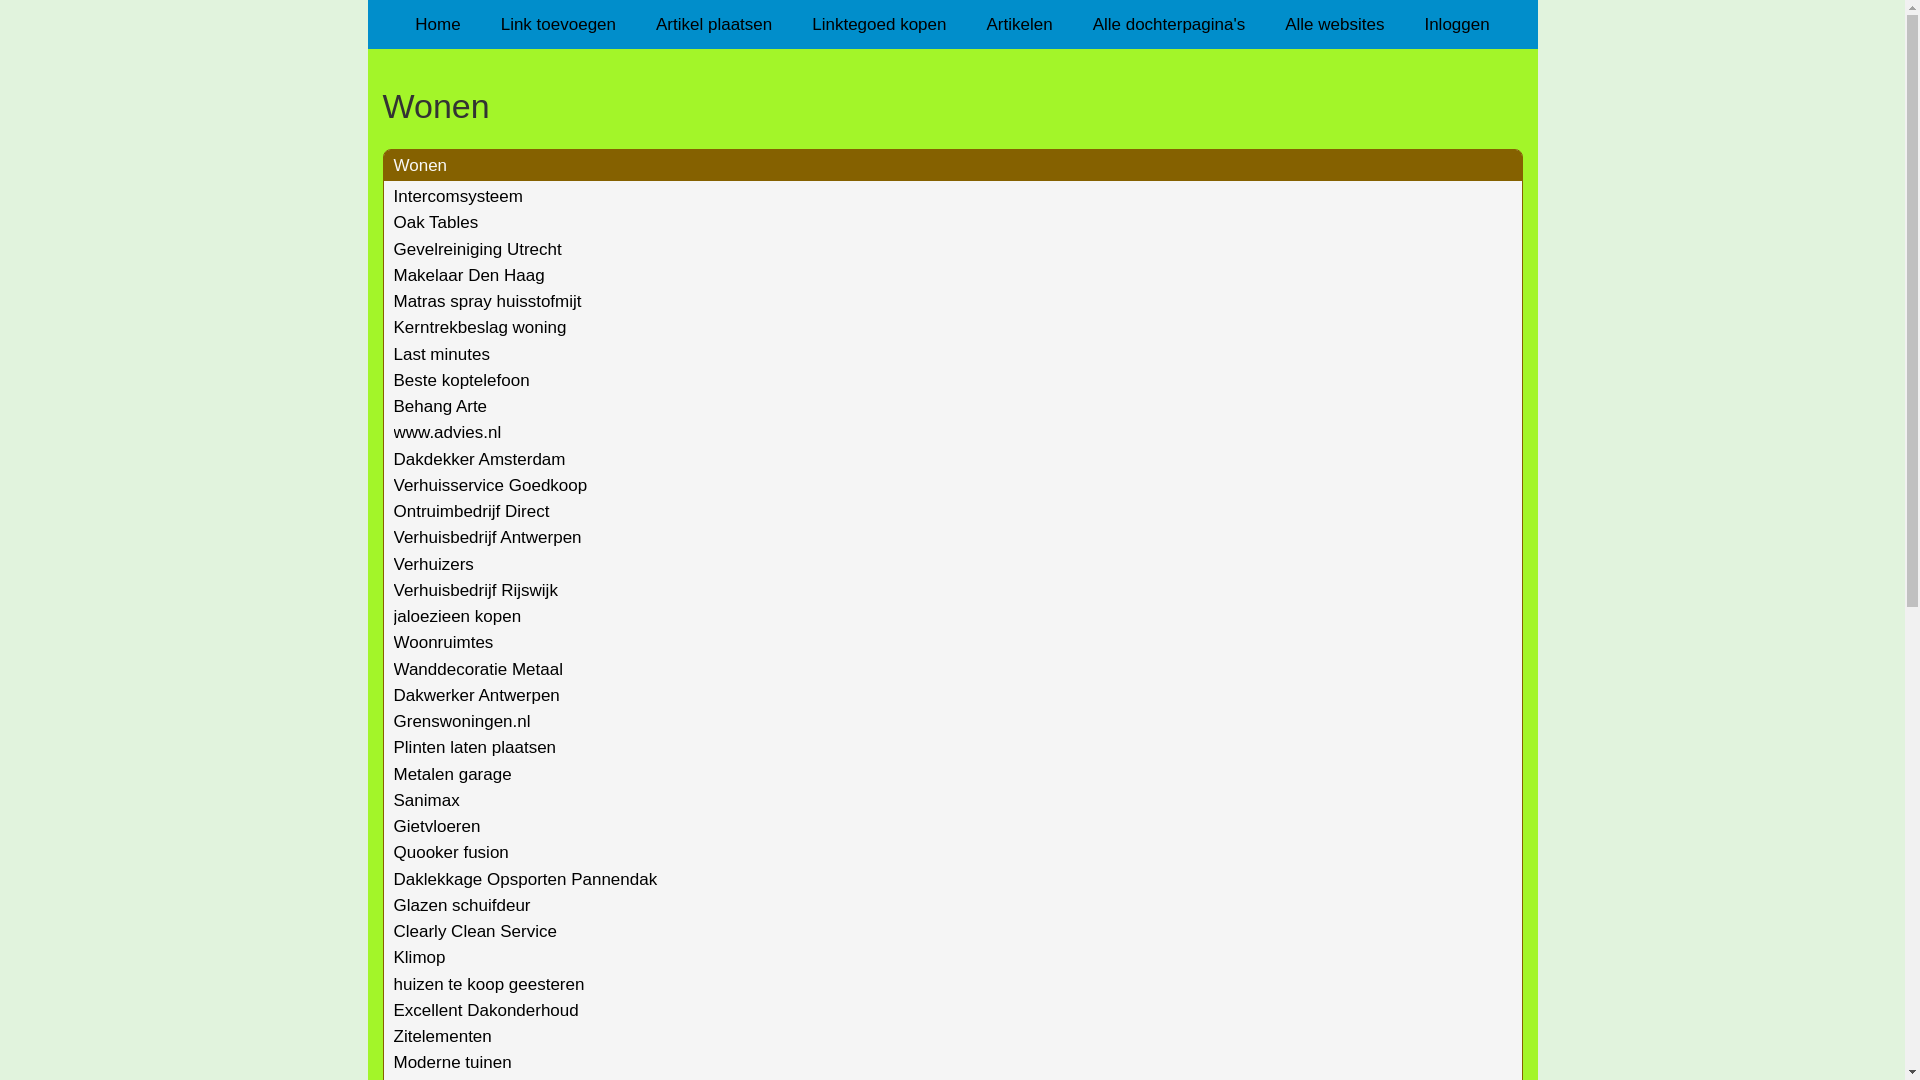 Image resolution: width=1920 pixels, height=1080 pixels. What do you see at coordinates (714, 24) in the screenshot?
I see `'Artikel plaatsen'` at bounding box center [714, 24].